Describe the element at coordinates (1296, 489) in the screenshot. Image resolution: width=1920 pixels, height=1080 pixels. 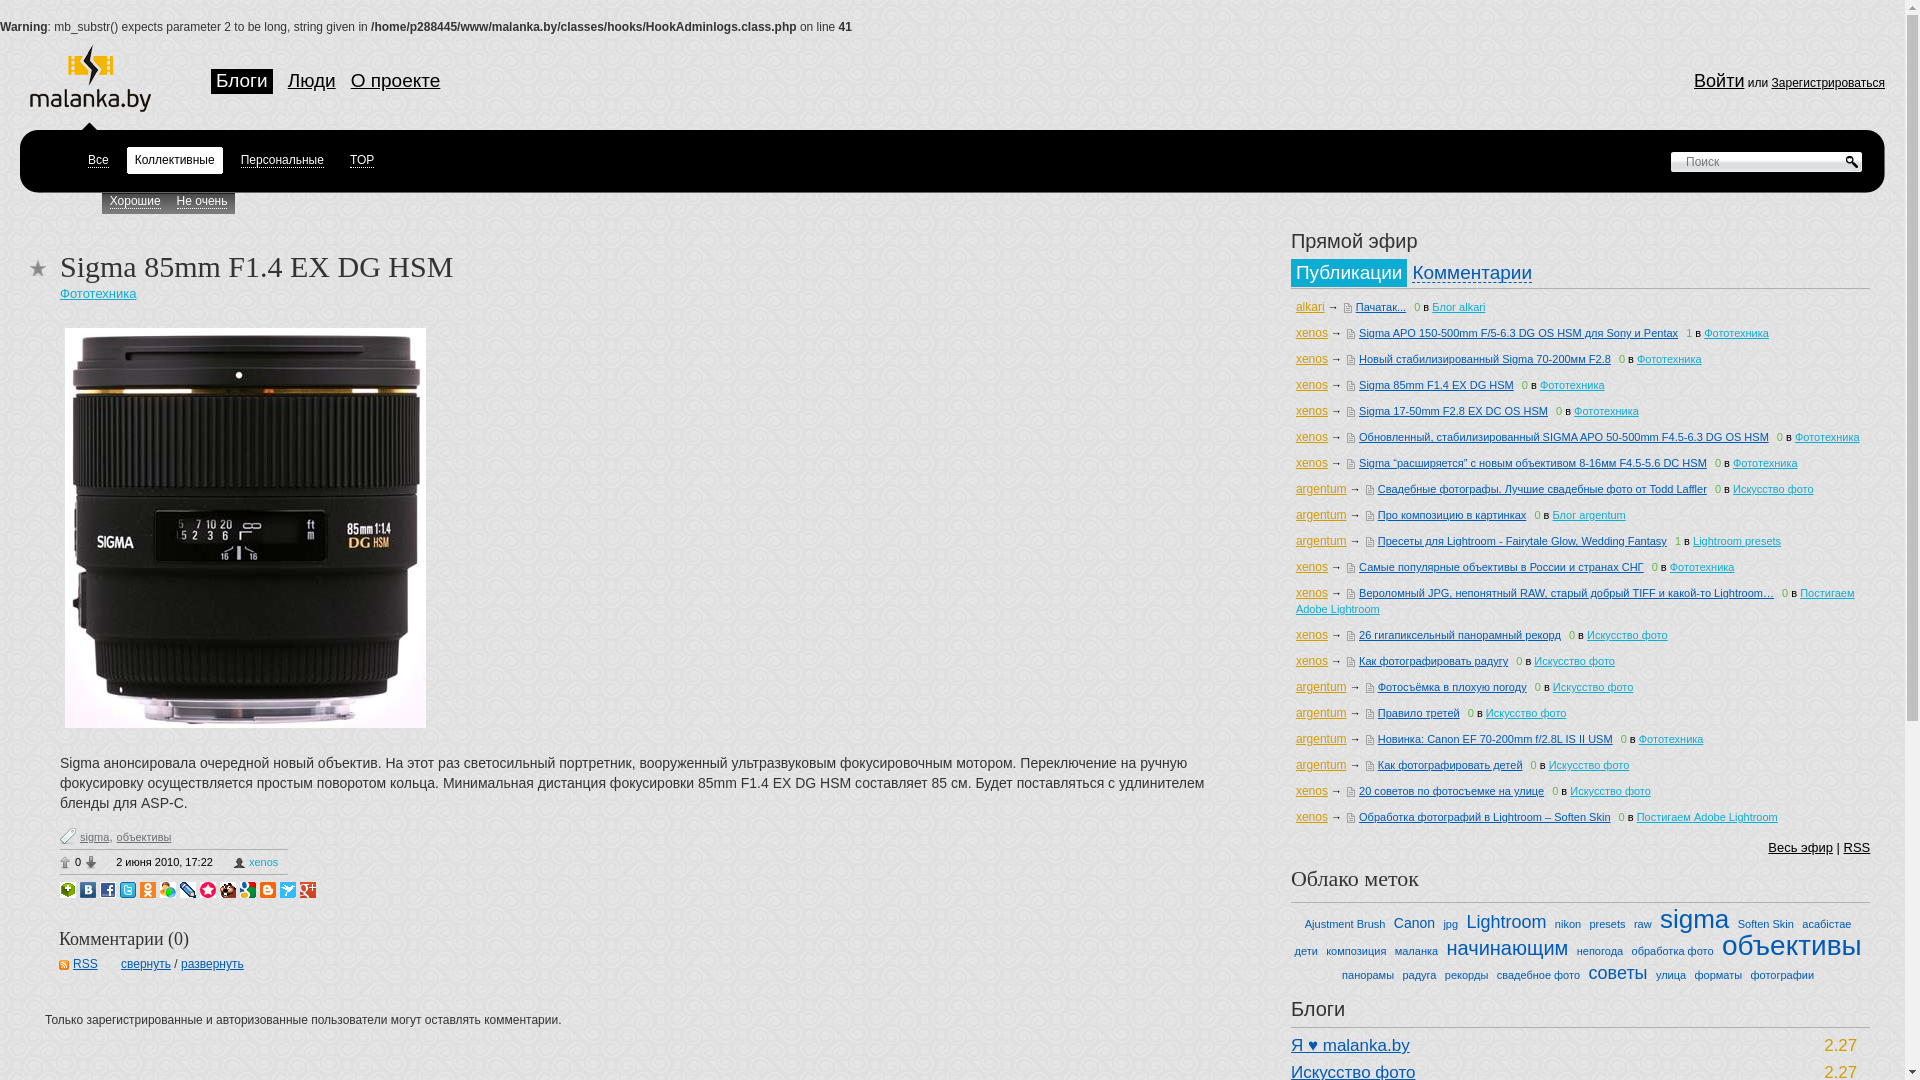
I see `'argentum'` at that location.